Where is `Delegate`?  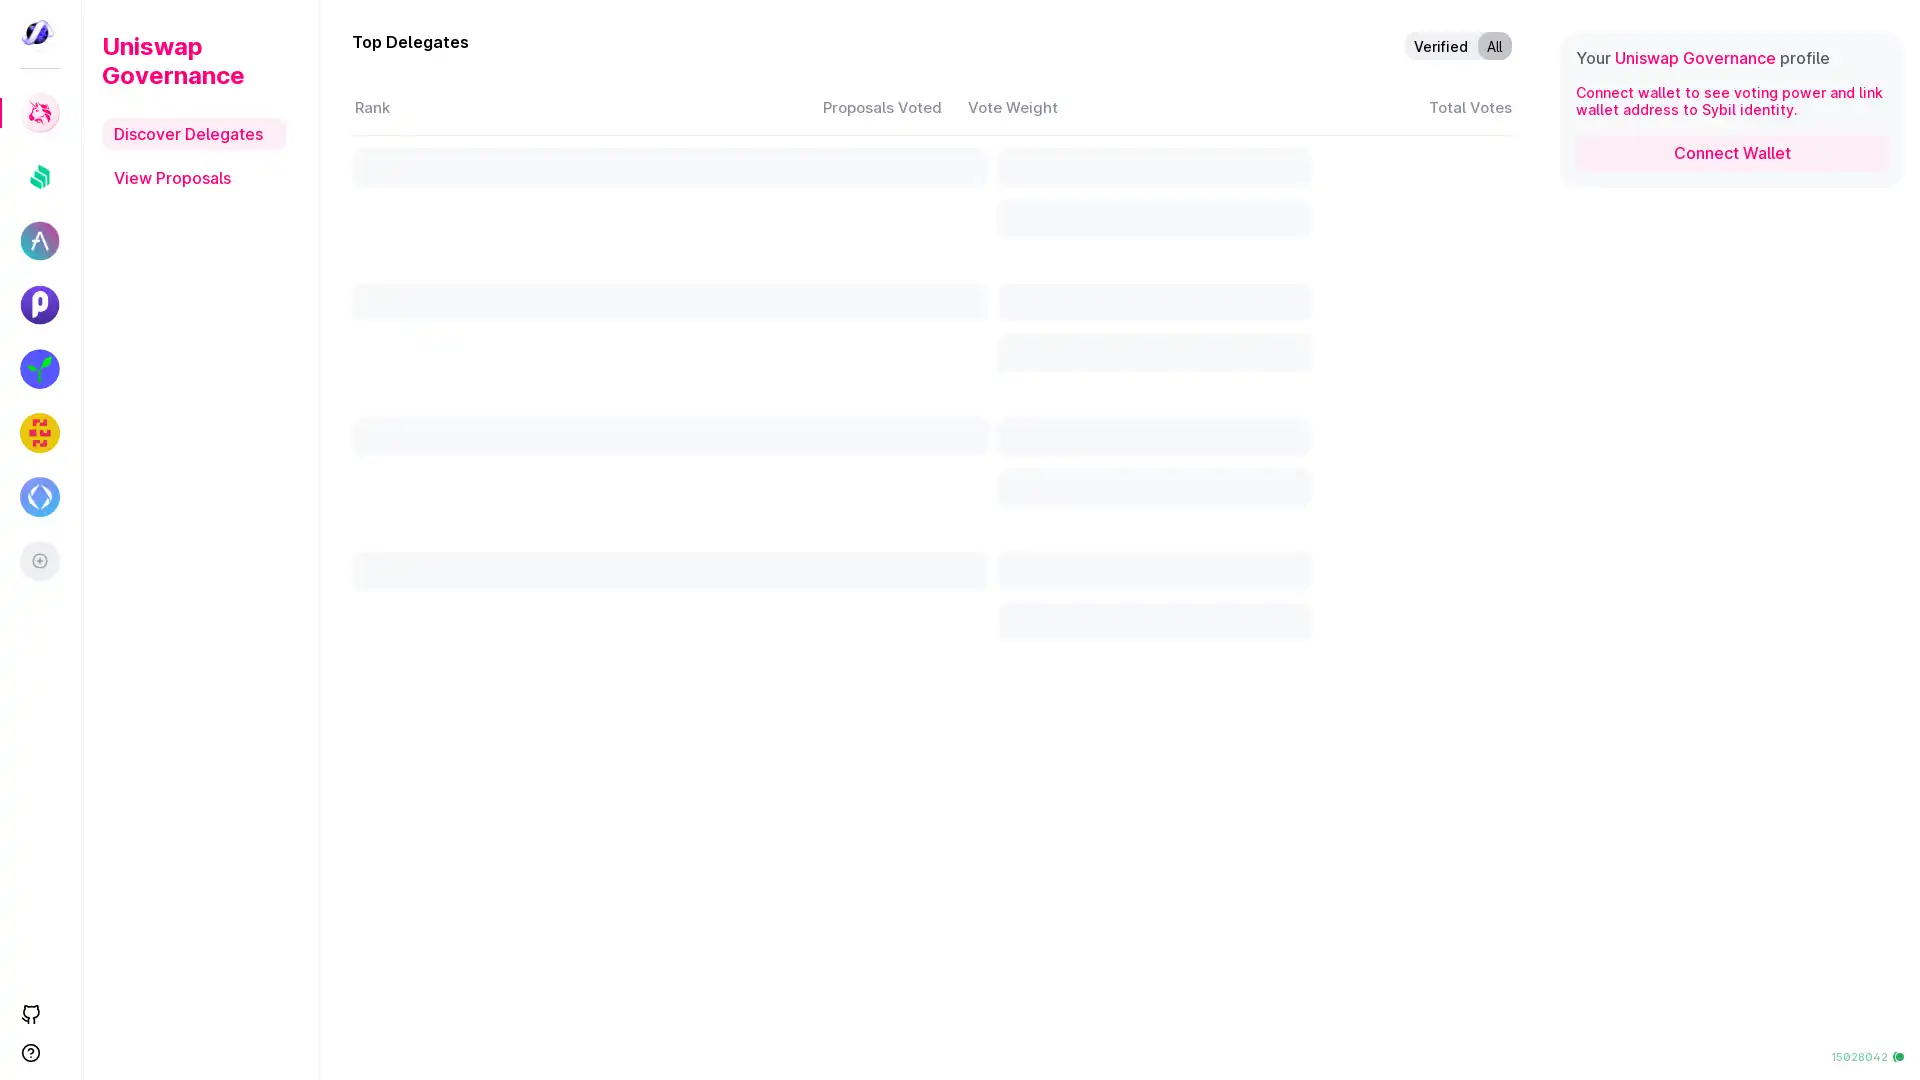 Delegate is located at coordinates (1326, 336).